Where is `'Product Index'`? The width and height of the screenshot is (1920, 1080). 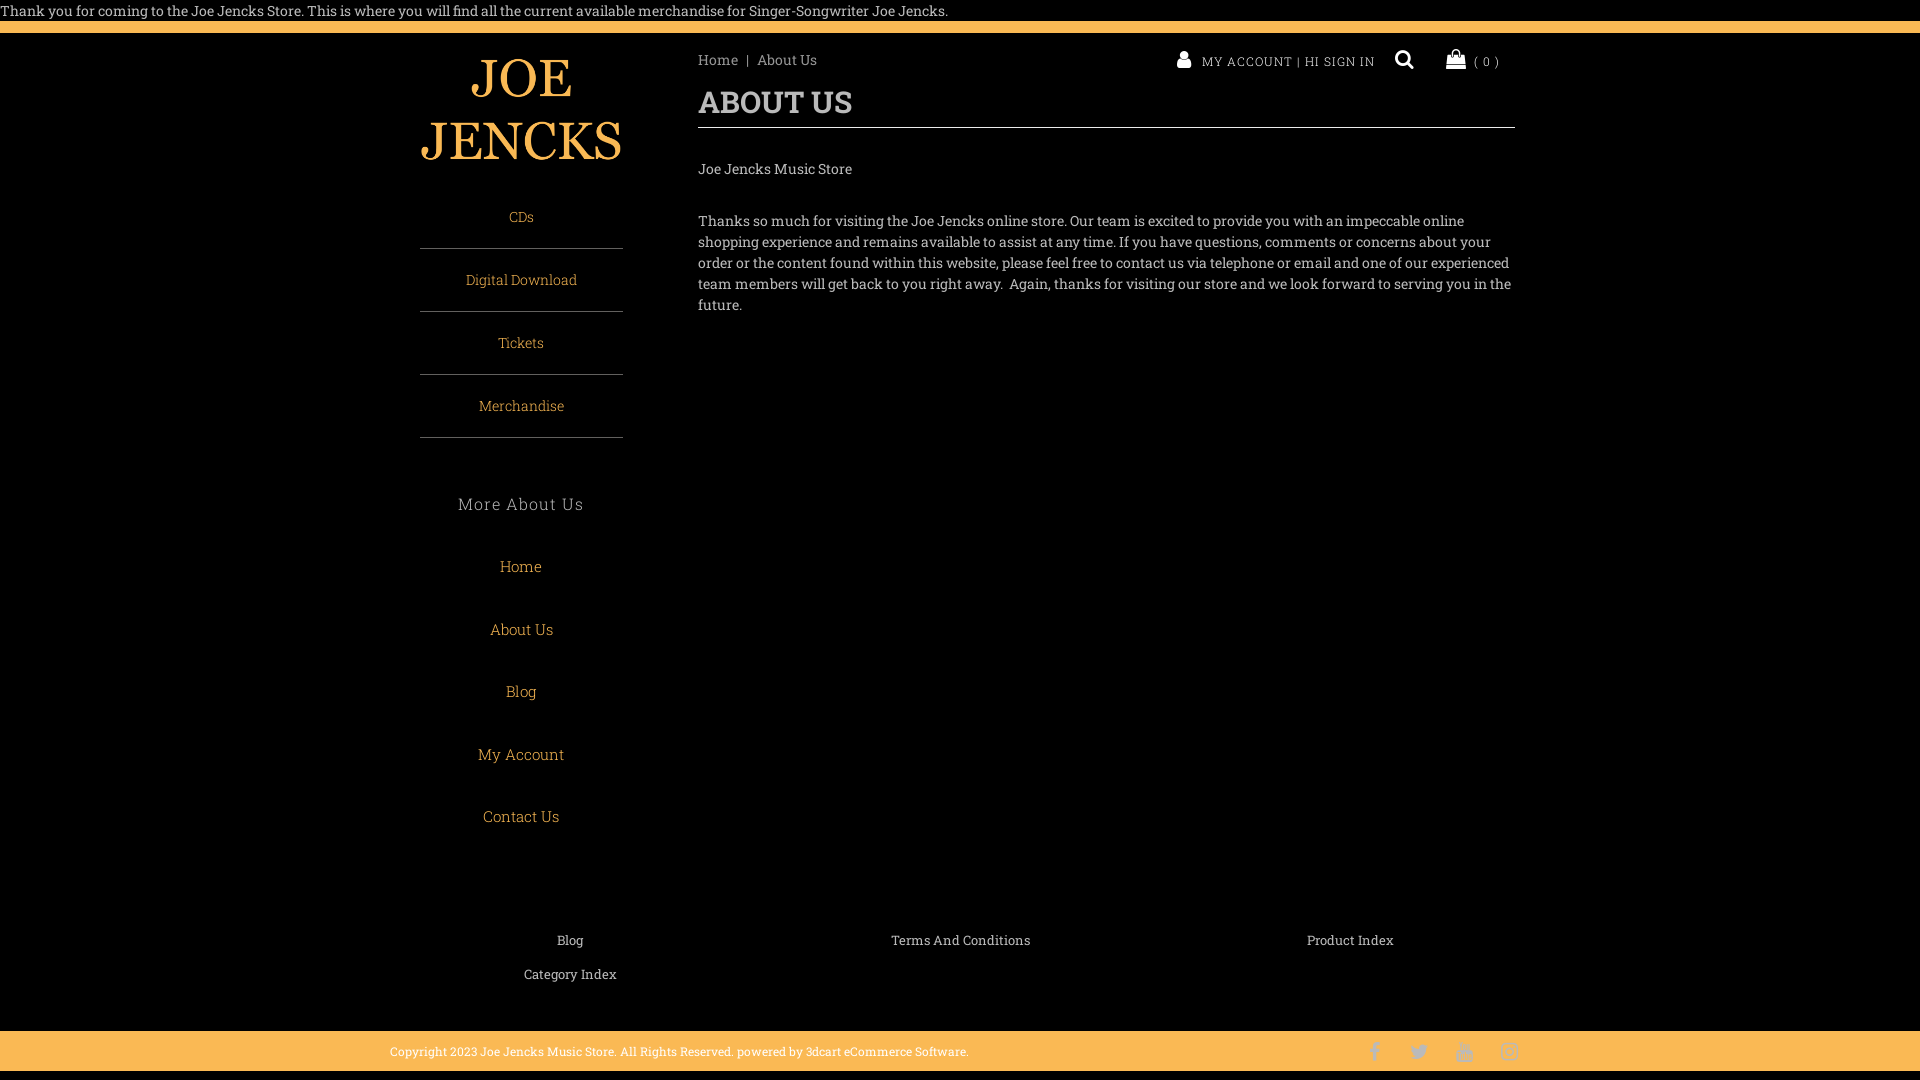 'Product Index' is located at coordinates (1349, 938).